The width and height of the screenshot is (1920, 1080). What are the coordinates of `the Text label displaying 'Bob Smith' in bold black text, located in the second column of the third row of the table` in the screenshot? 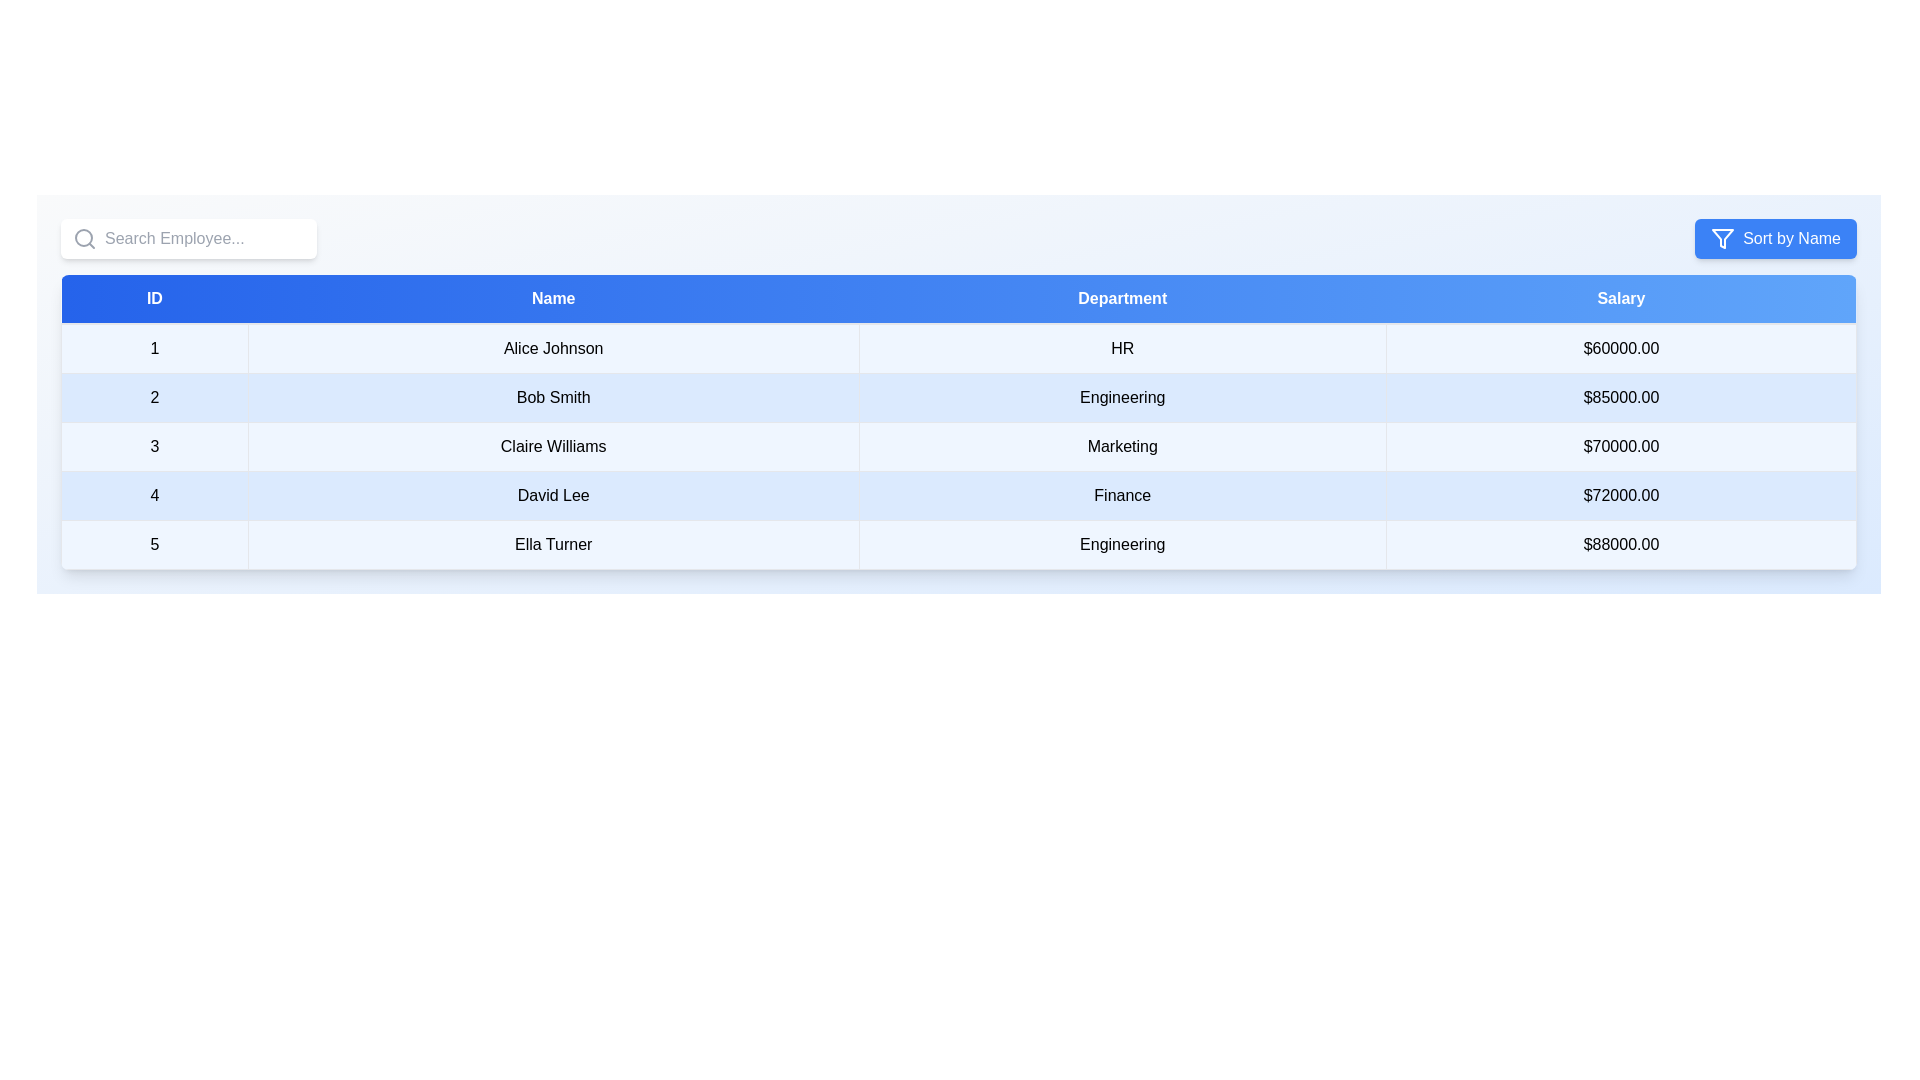 It's located at (553, 397).